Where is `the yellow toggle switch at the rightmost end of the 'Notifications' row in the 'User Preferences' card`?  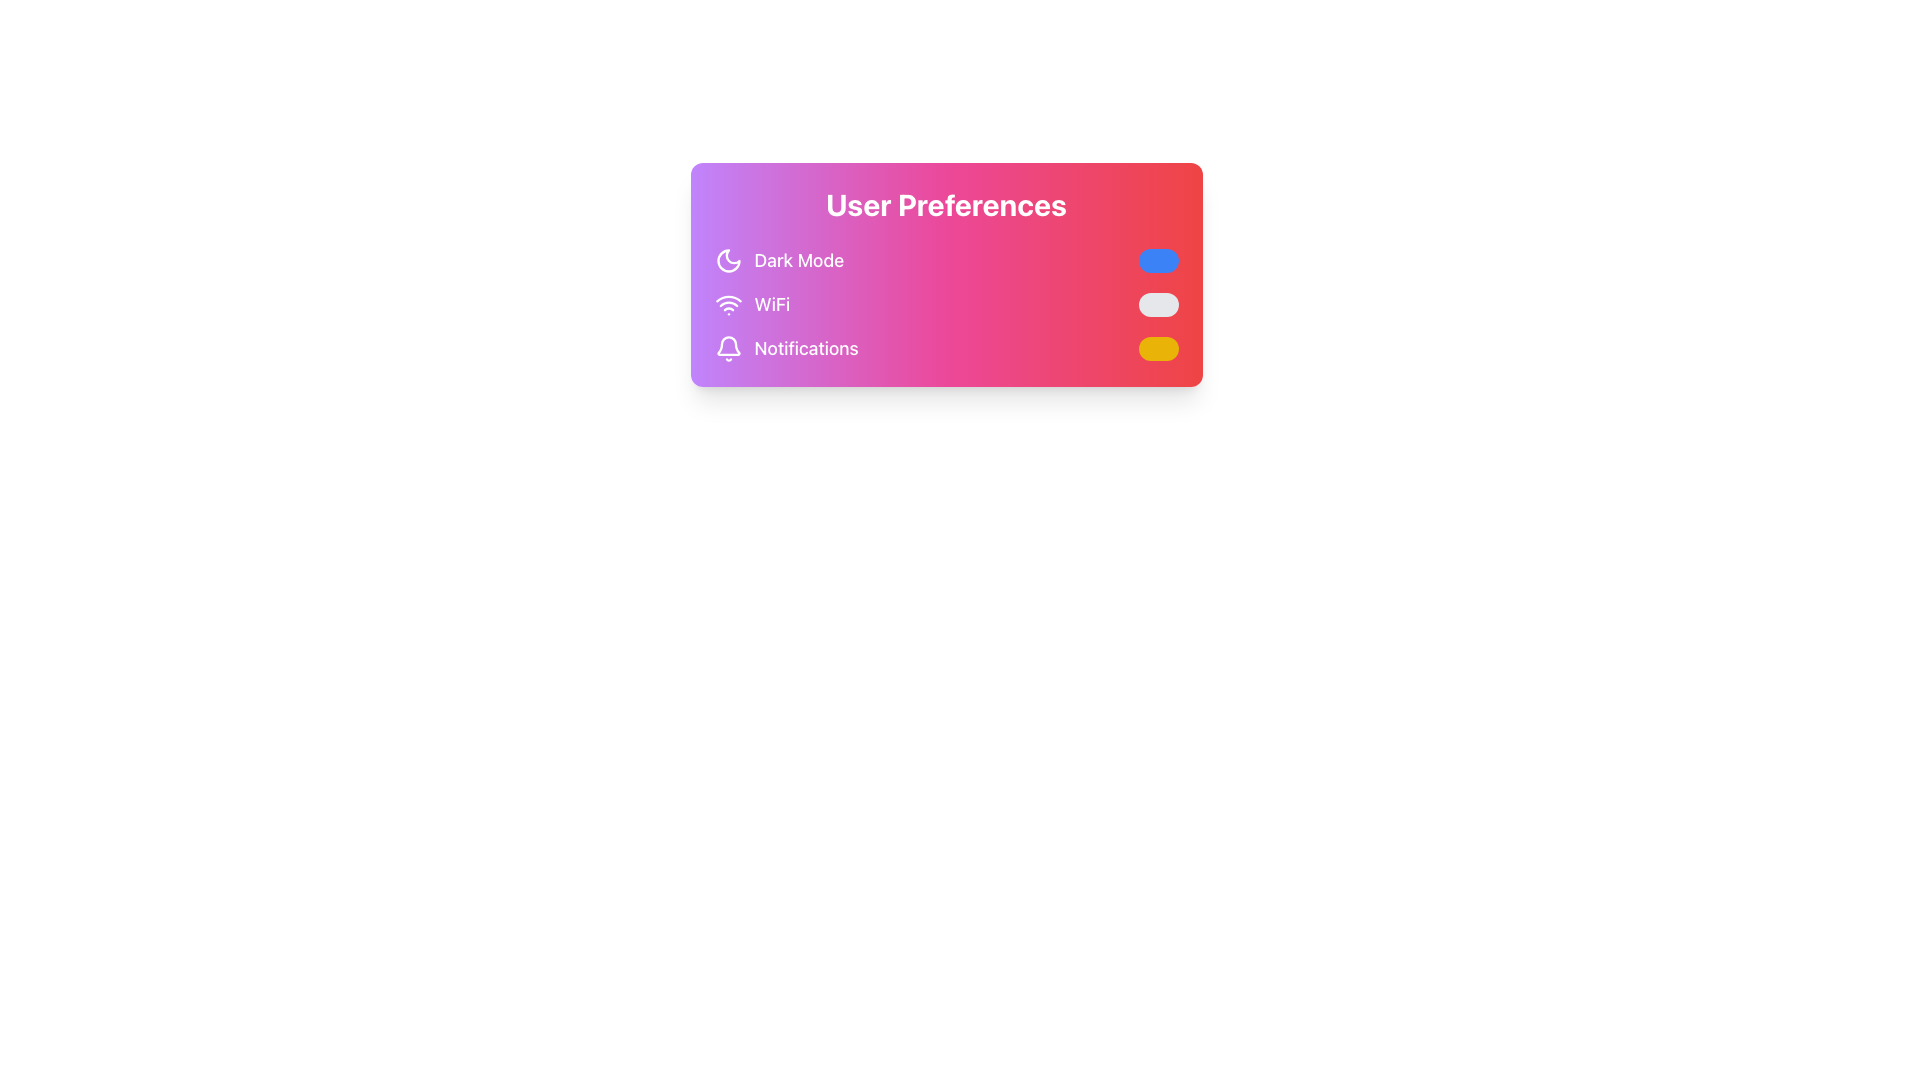
the yellow toggle switch at the rightmost end of the 'Notifications' row in the 'User Preferences' card is located at coordinates (1158, 347).